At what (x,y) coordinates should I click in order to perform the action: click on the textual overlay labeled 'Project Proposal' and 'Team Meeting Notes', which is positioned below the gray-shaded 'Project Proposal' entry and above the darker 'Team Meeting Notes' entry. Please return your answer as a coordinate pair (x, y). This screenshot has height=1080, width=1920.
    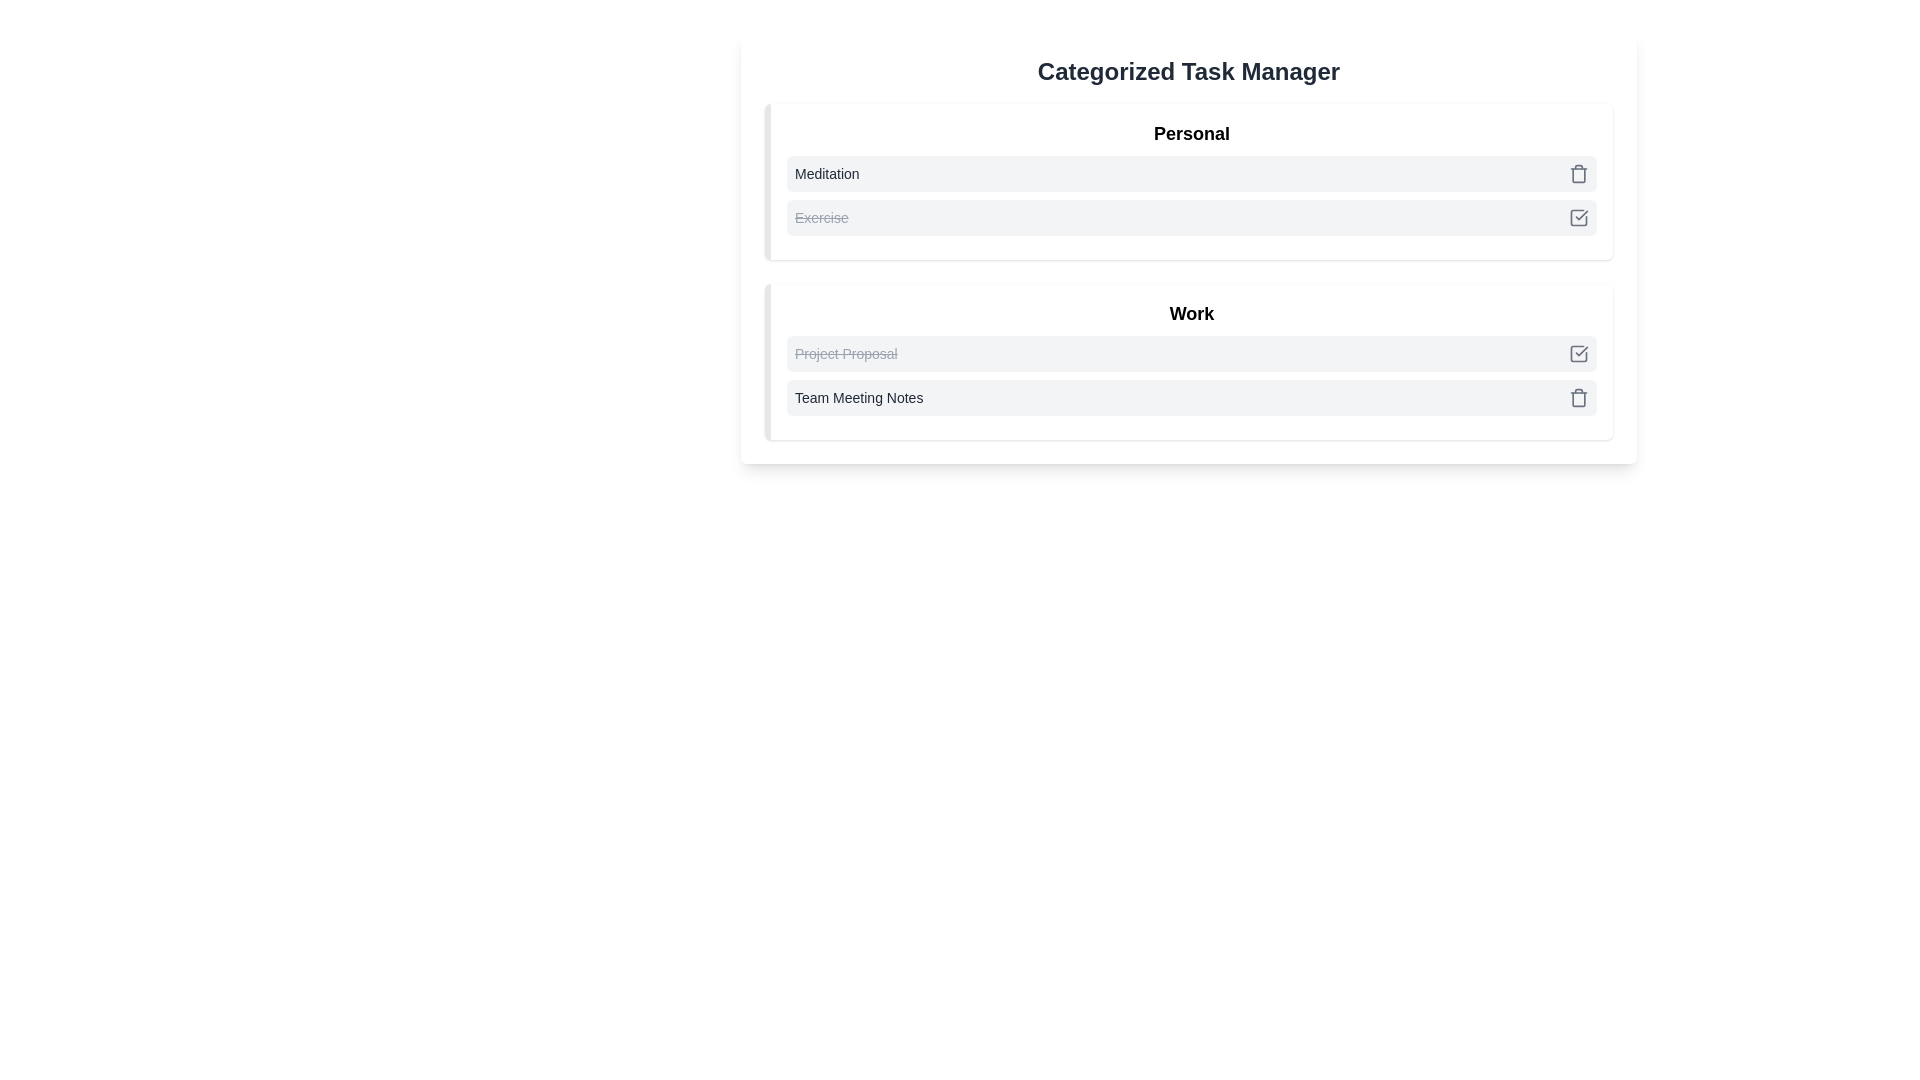
    Looking at the image, I should click on (1191, 375).